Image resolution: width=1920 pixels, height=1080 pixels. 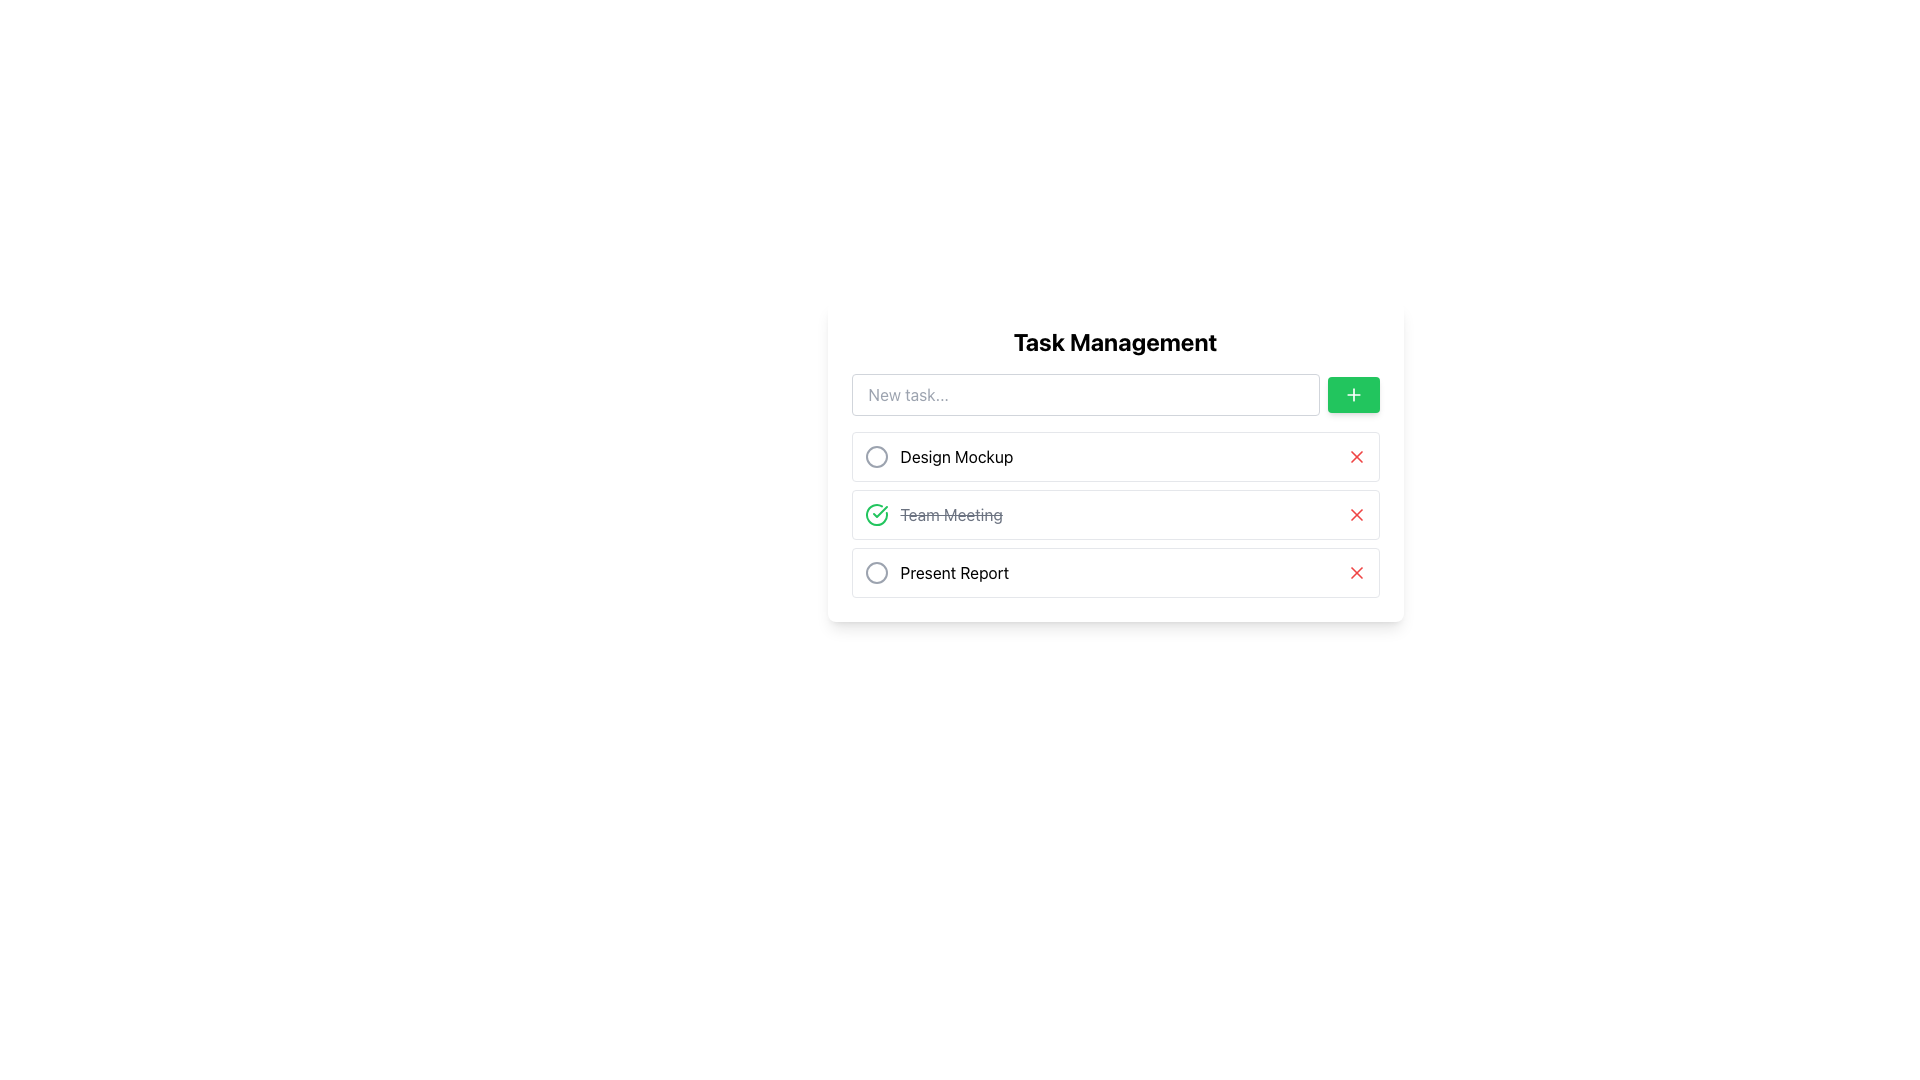 I want to click on the last List Item labeled 'Present Report' in the Task Management section, so click(x=935, y=573).